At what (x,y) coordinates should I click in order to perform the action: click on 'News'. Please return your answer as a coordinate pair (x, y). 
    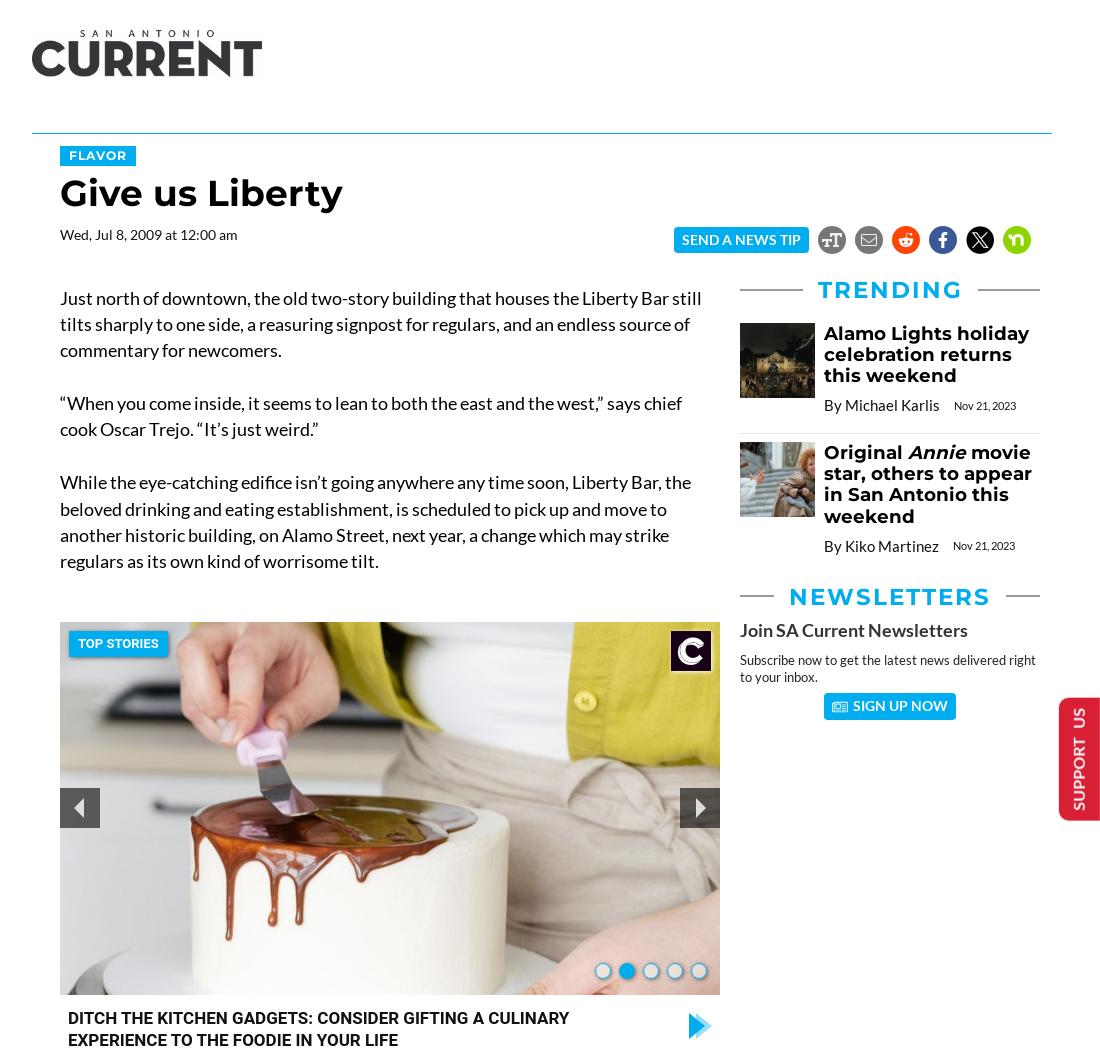
    Looking at the image, I should click on (60, 120).